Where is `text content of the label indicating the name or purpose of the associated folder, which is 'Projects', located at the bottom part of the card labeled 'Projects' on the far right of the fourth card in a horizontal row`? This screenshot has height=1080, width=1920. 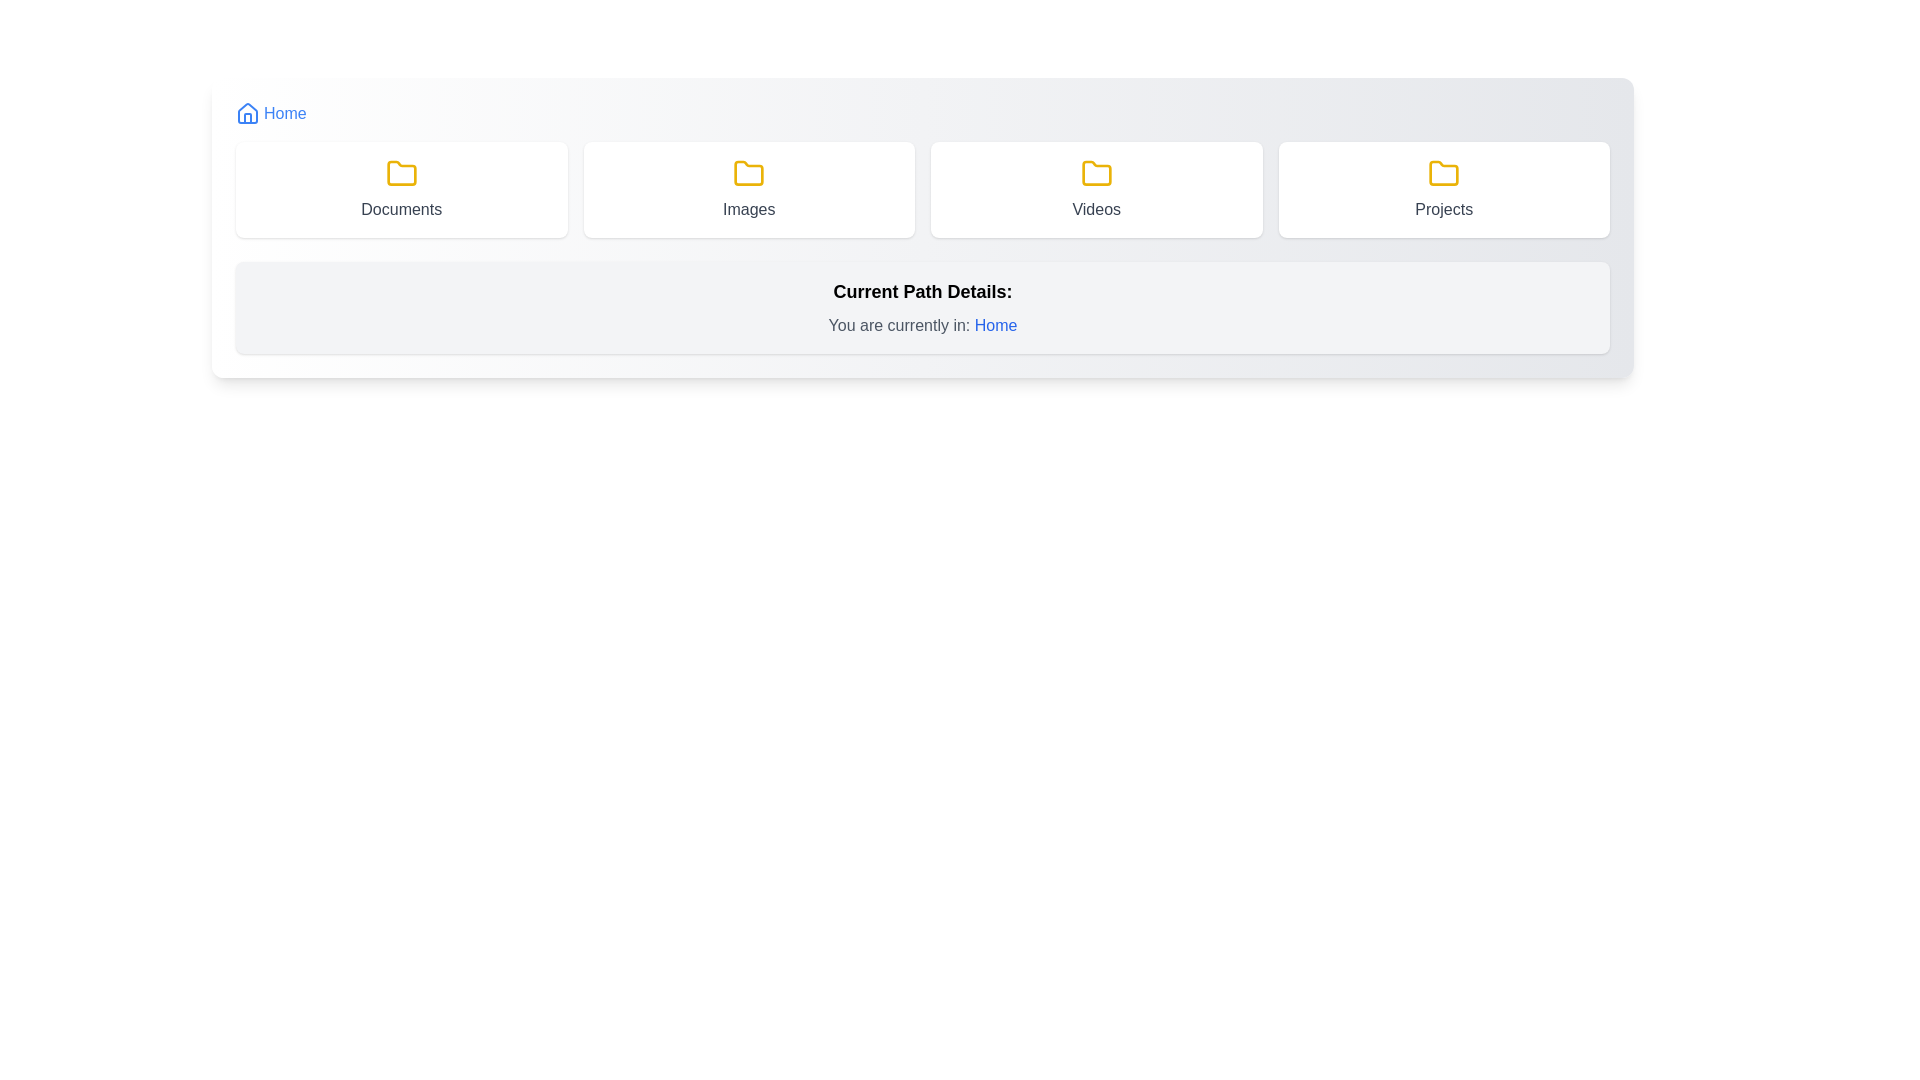 text content of the label indicating the name or purpose of the associated folder, which is 'Projects', located at the bottom part of the card labeled 'Projects' on the far right of the fourth card in a horizontal row is located at coordinates (1444, 209).